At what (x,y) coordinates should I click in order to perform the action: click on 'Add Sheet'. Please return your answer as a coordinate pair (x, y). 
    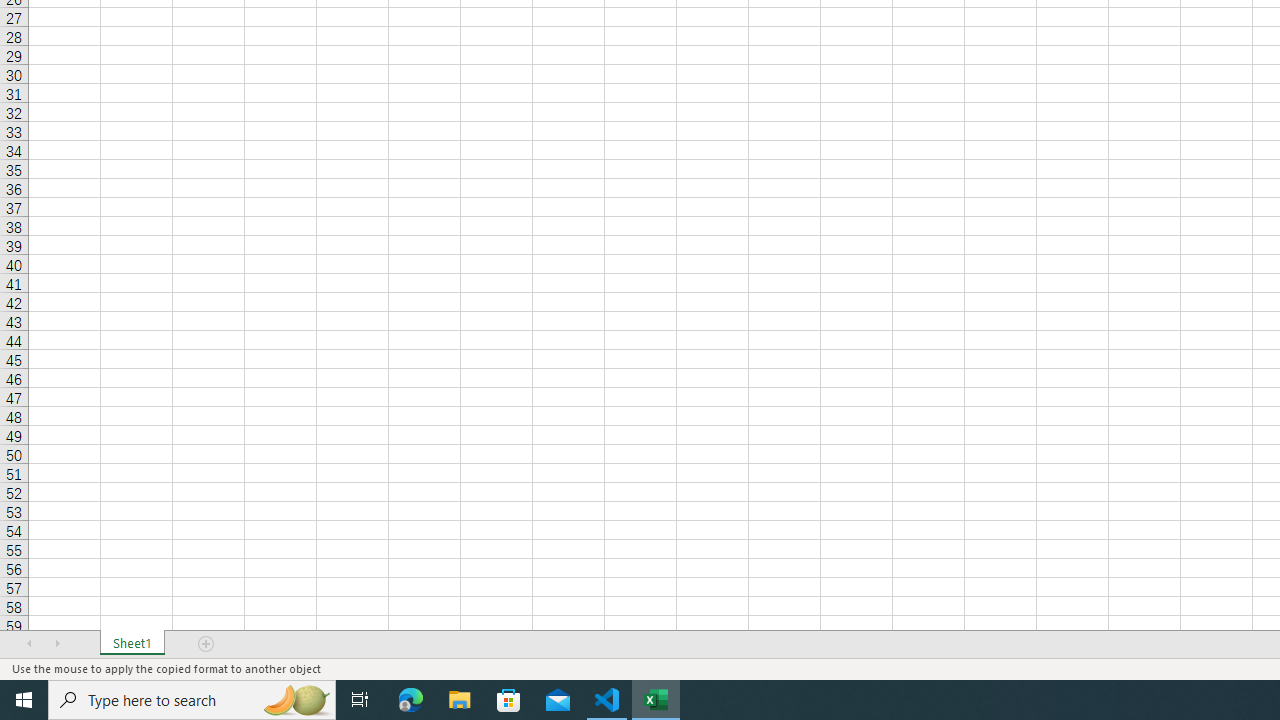
    Looking at the image, I should click on (207, 644).